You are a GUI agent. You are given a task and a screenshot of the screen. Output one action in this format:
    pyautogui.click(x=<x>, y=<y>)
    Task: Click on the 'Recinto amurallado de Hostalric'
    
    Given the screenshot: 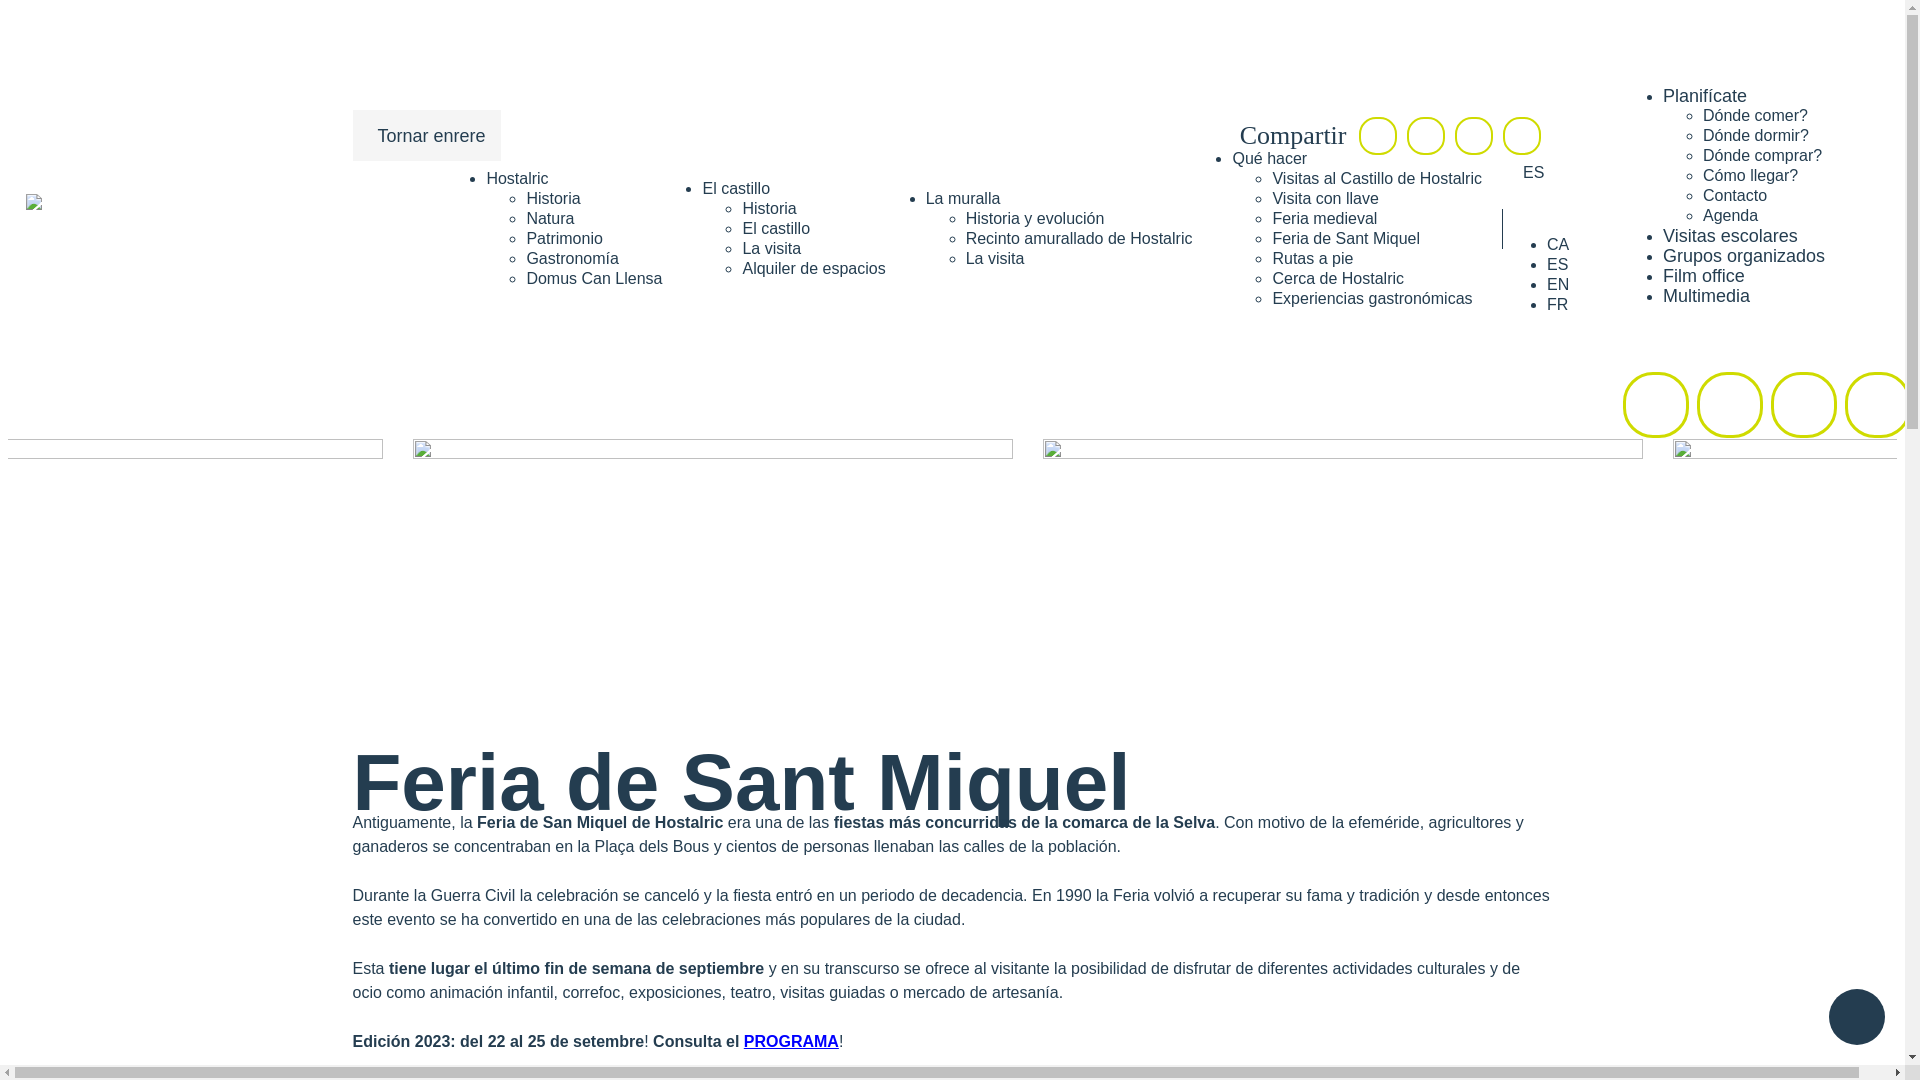 What is the action you would take?
    pyautogui.click(x=1078, y=237)
    